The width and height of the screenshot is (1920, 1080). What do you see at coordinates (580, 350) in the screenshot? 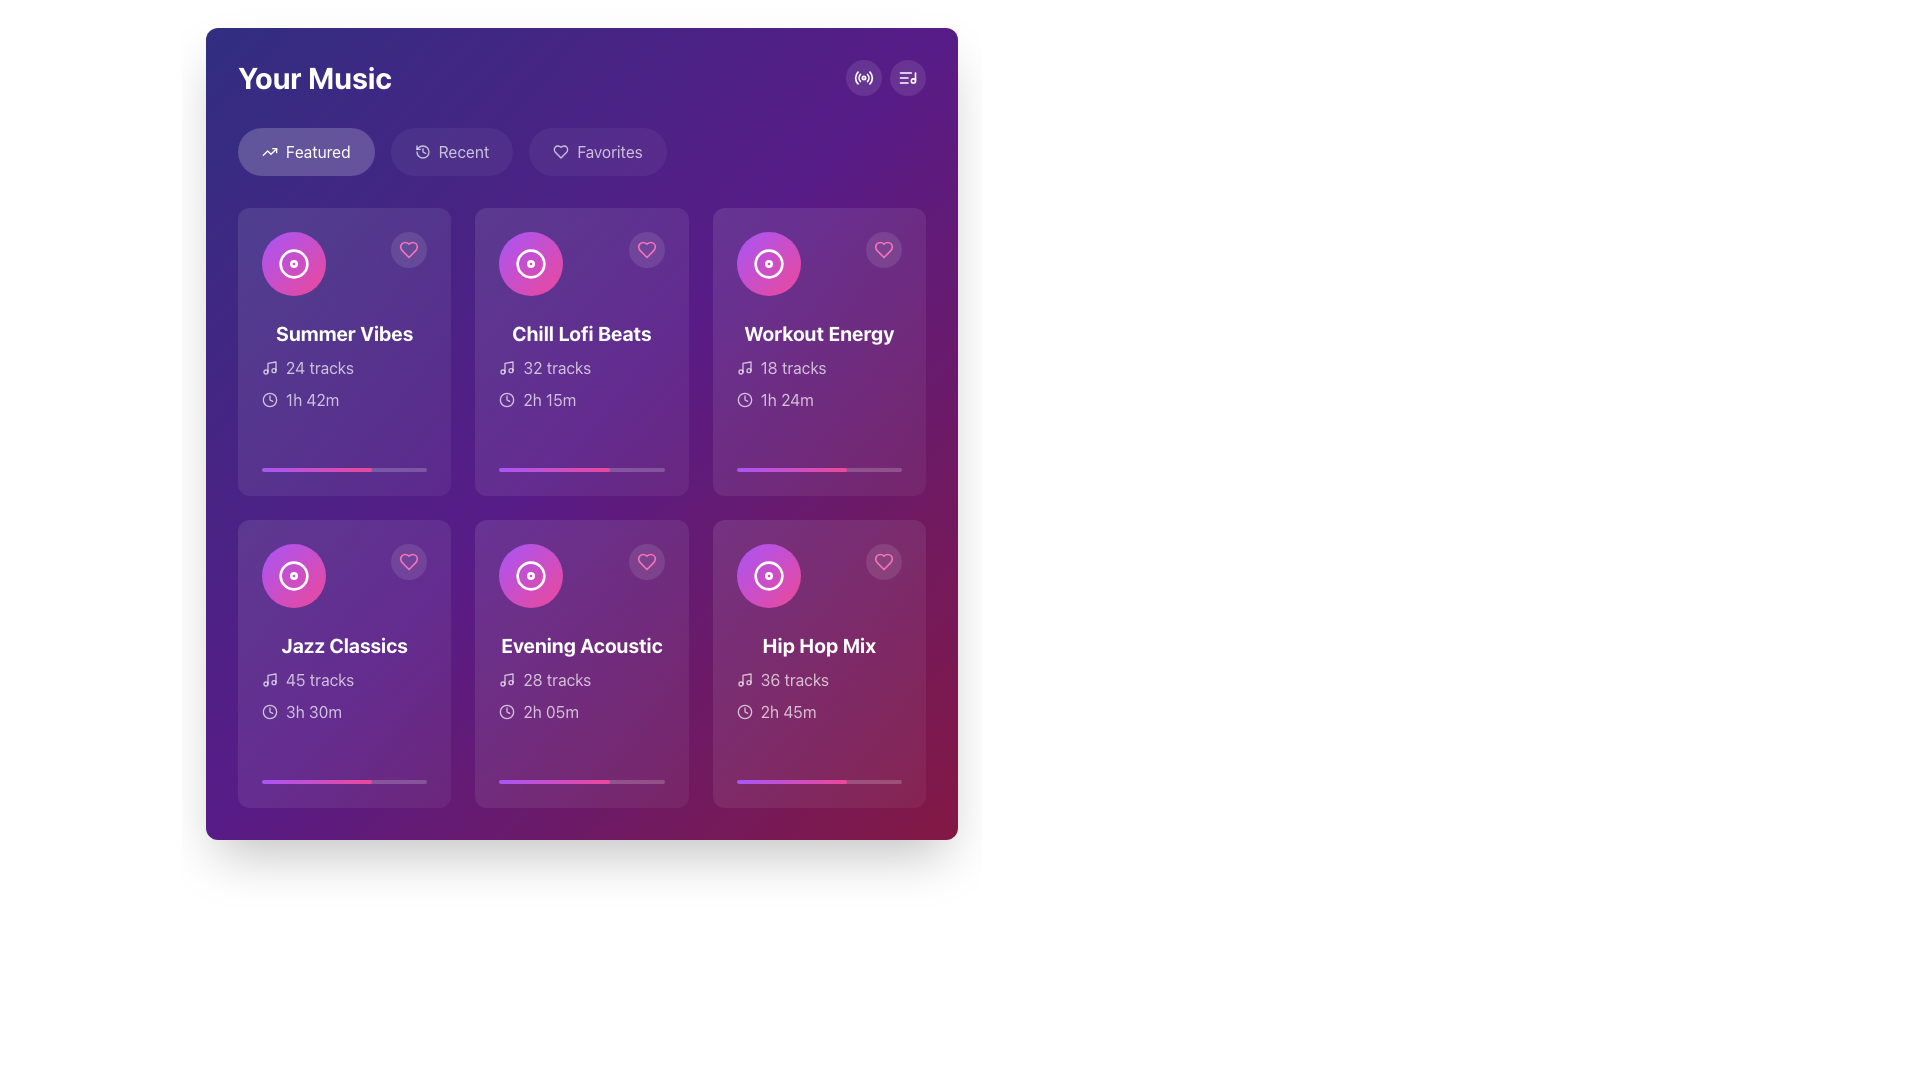
I see `the 'Chill Lofi Beats' playlist card` at bounding box center [580, 350].